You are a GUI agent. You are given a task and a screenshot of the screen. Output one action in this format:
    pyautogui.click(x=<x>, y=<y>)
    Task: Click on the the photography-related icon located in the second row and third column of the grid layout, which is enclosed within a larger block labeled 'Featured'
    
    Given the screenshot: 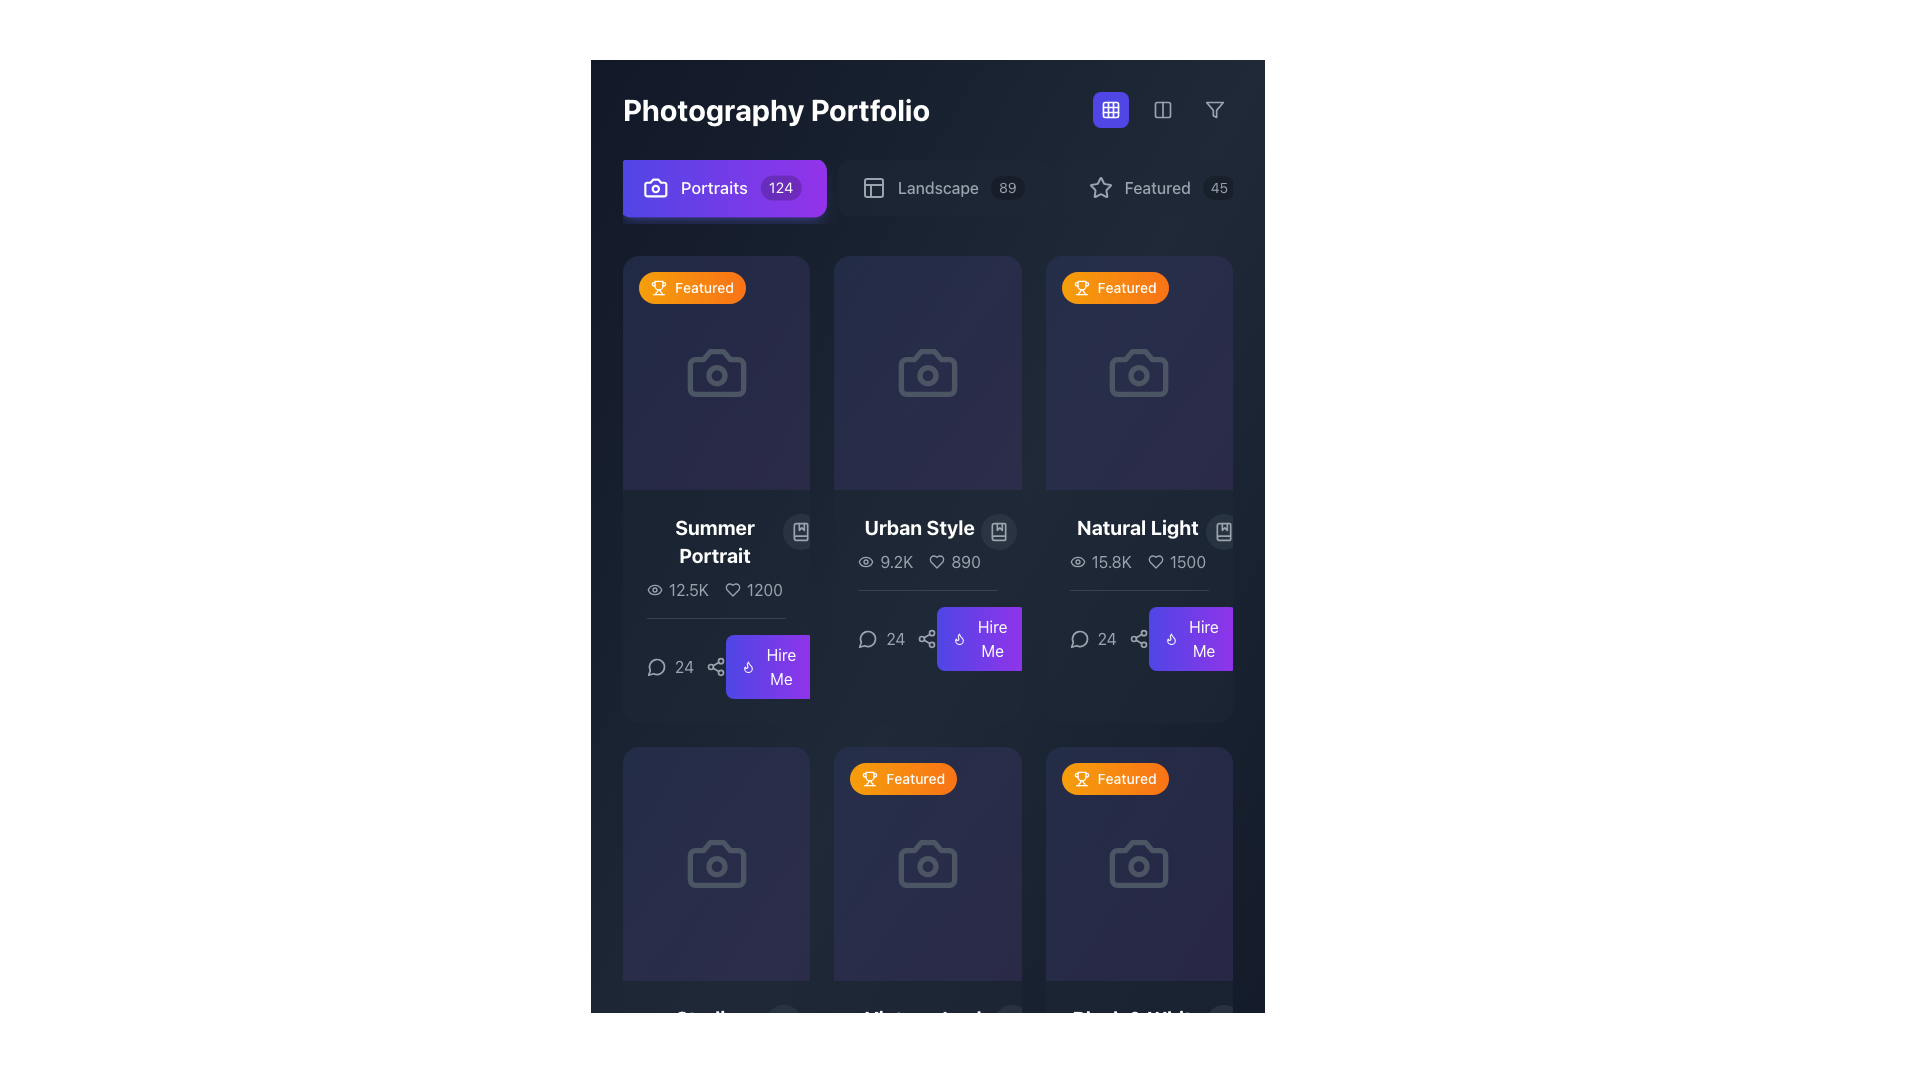 What is the action you would take?
    pyautogui.click(x=1139, y=863)
    